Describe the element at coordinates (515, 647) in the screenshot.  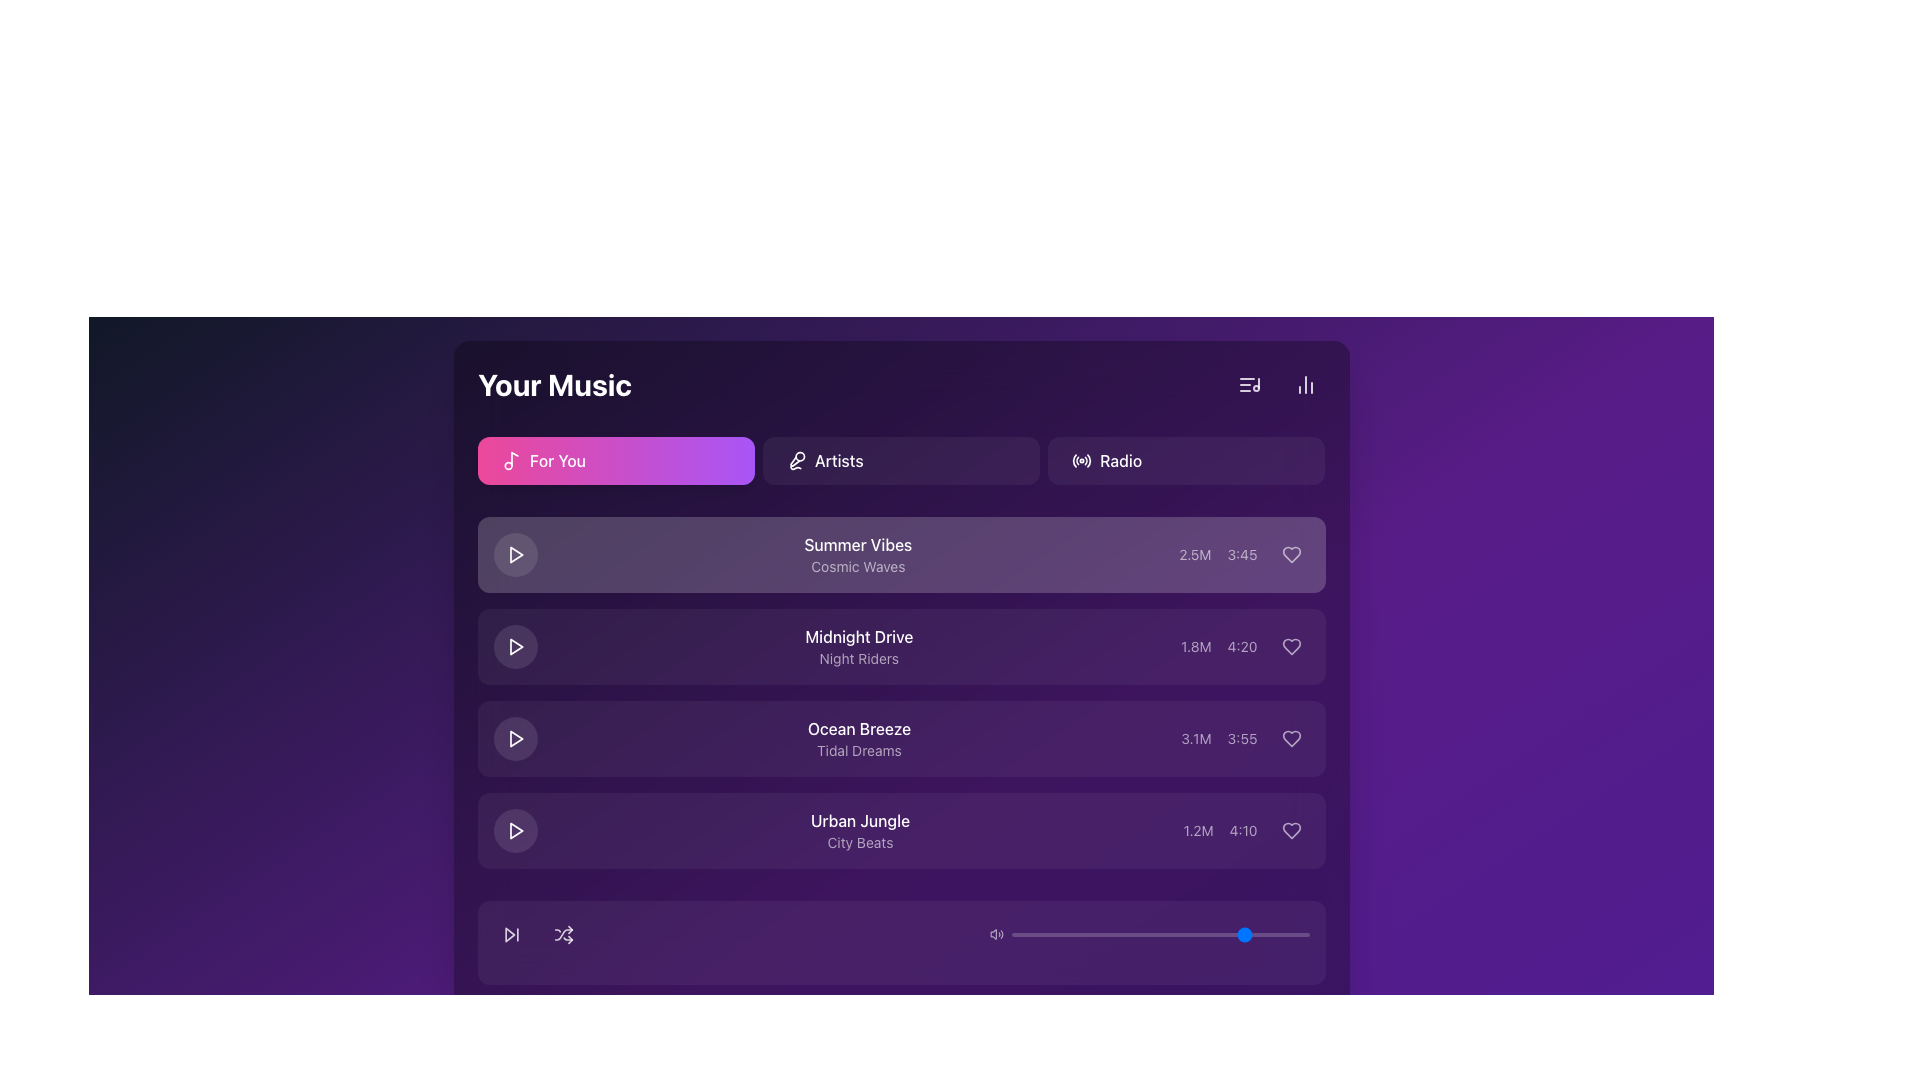
I see `the second play icon, which resembles a forward-pointing triangle with a white outline, located in the list of music tracks next to 'Midnight Drive'` at that location.